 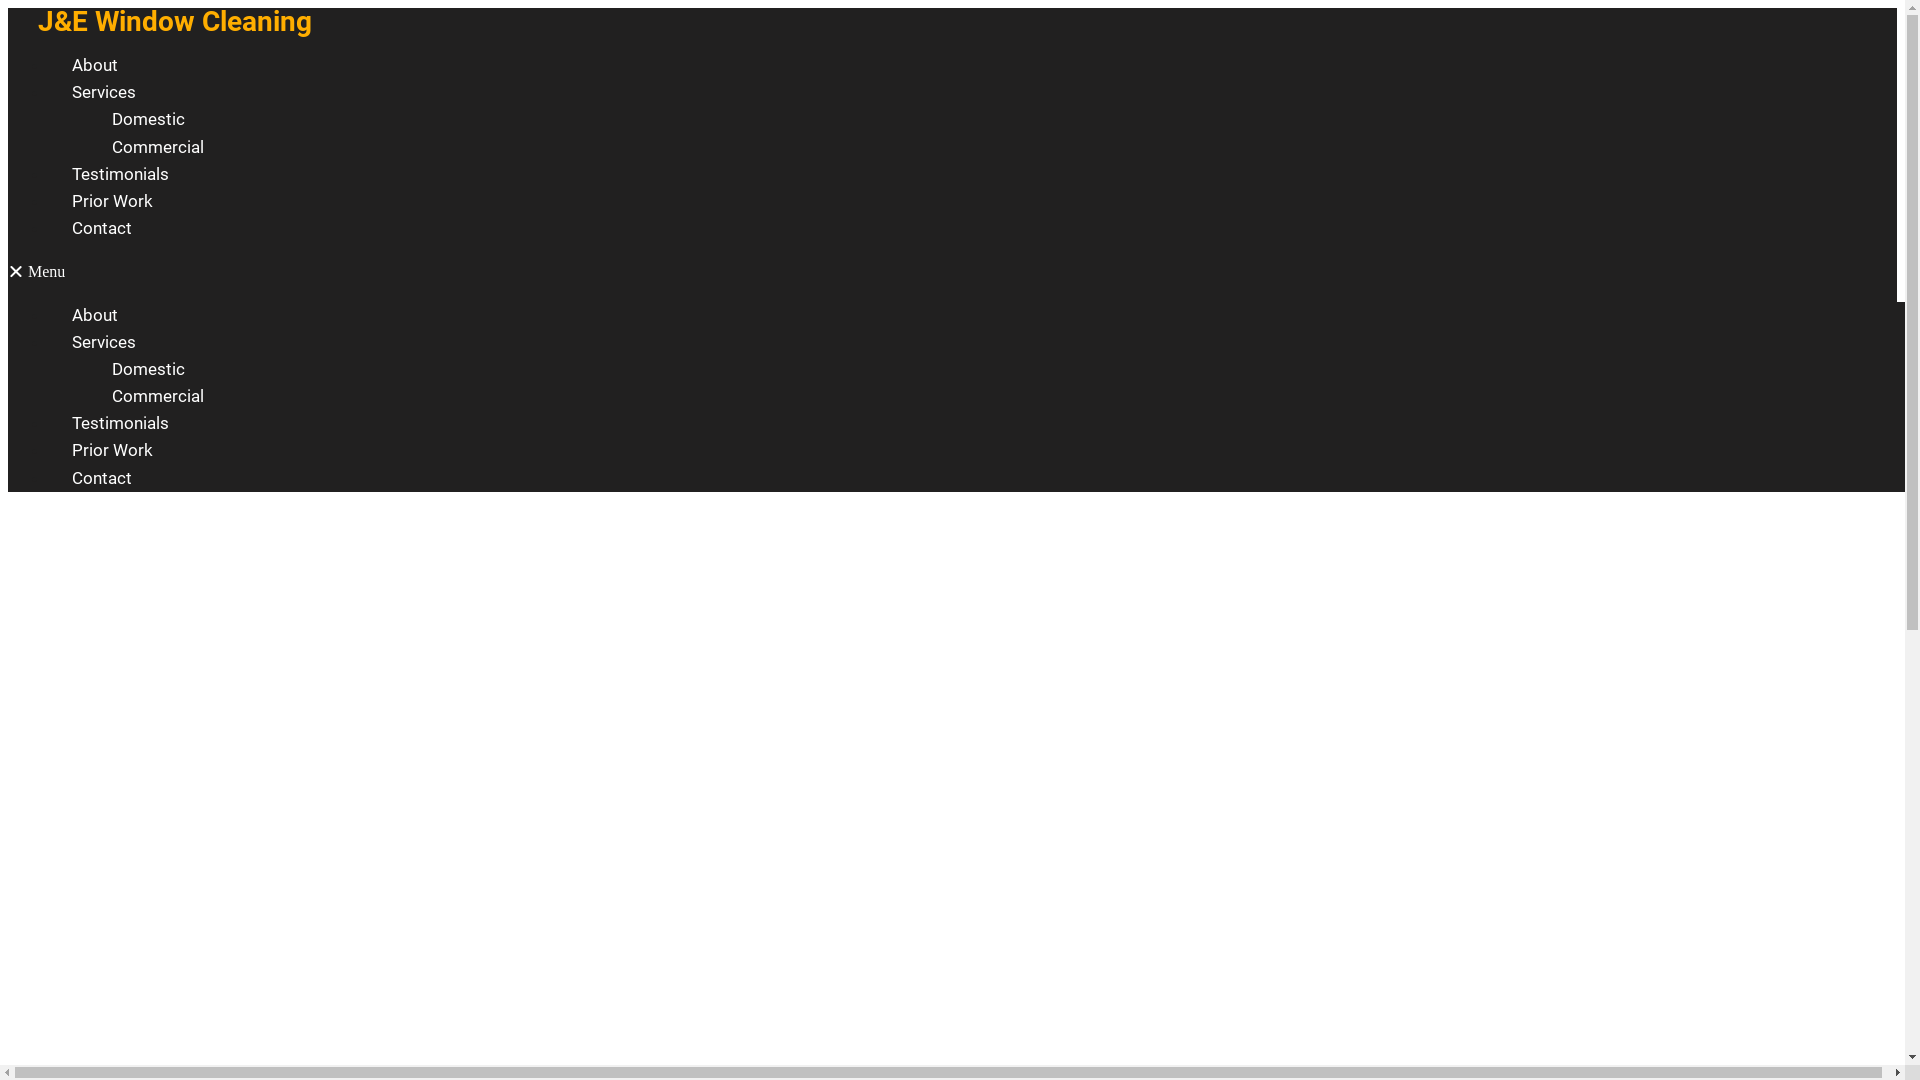 What do you see at coordinates (94, 313) in the screenshot?
I see `'About'` at bounding box center [94, 313].